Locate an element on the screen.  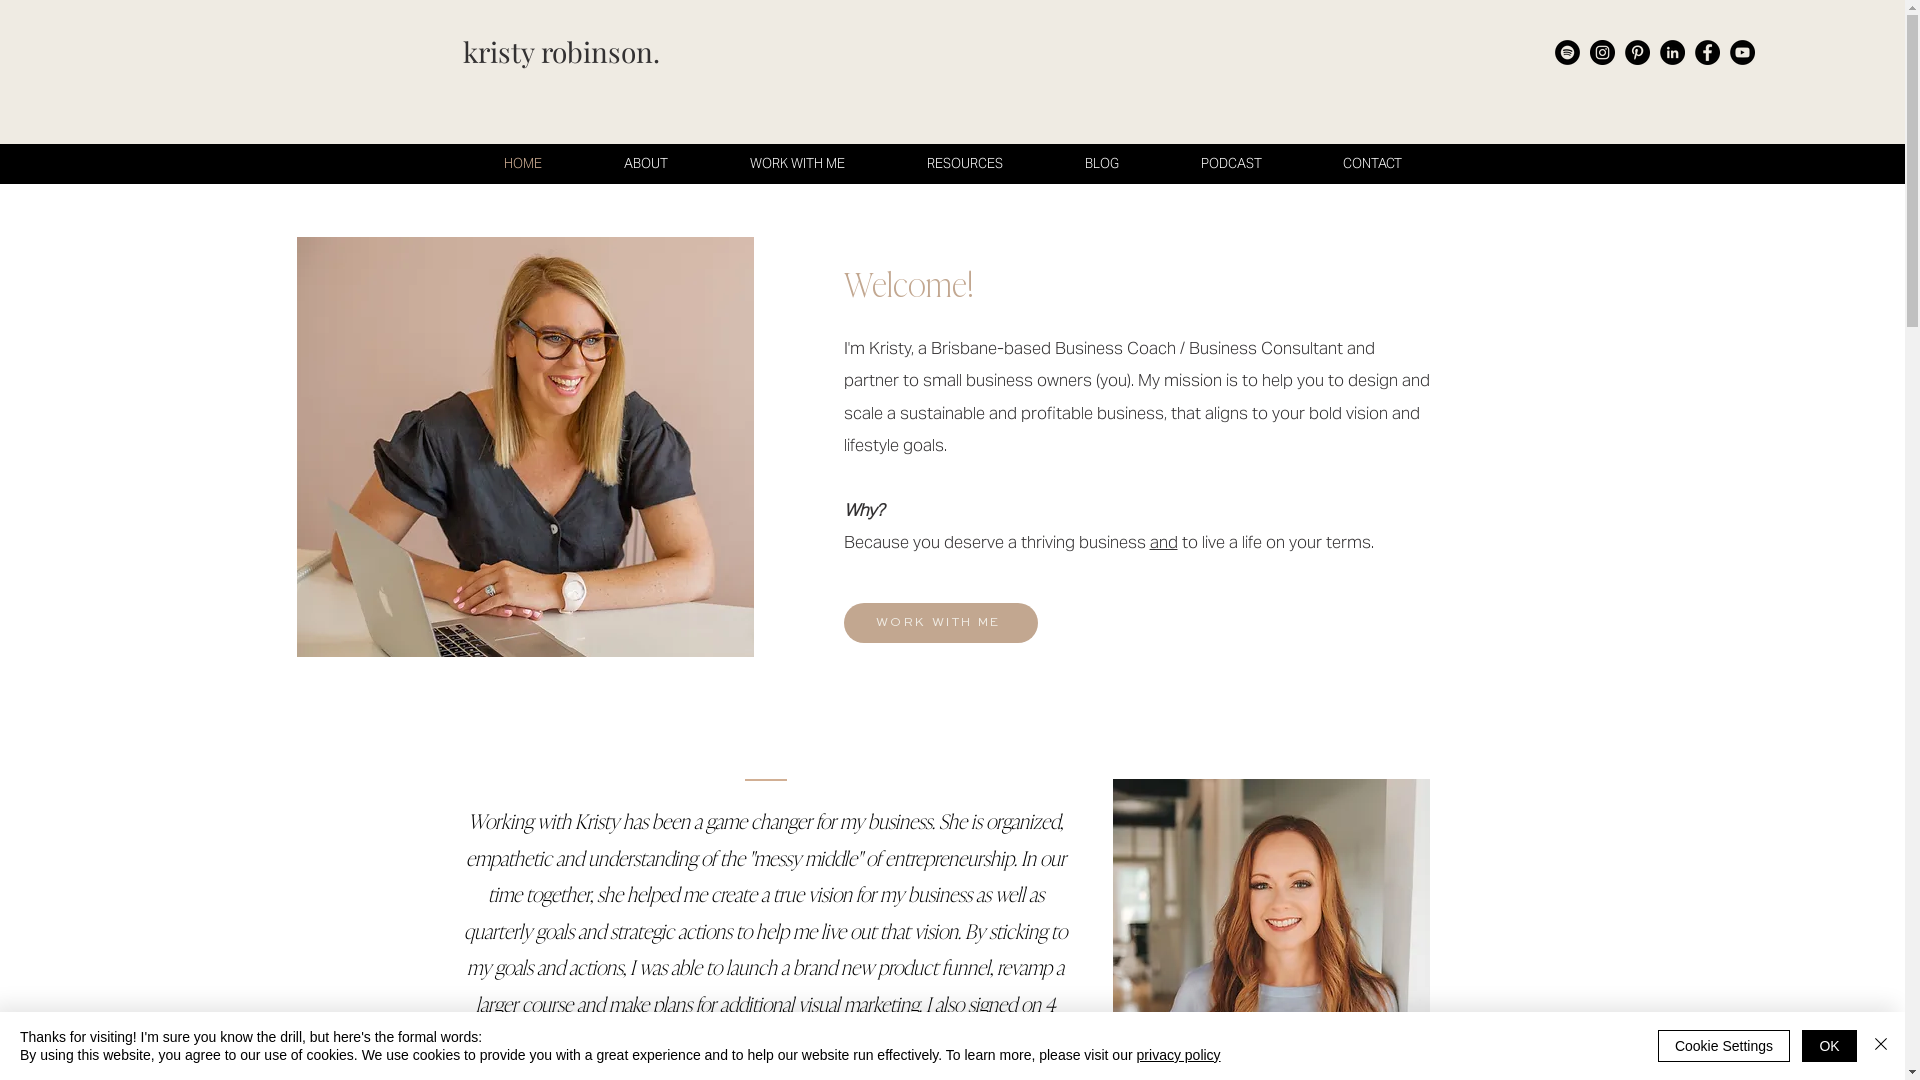
'ABOUT' is located at coordinates (644, 163).